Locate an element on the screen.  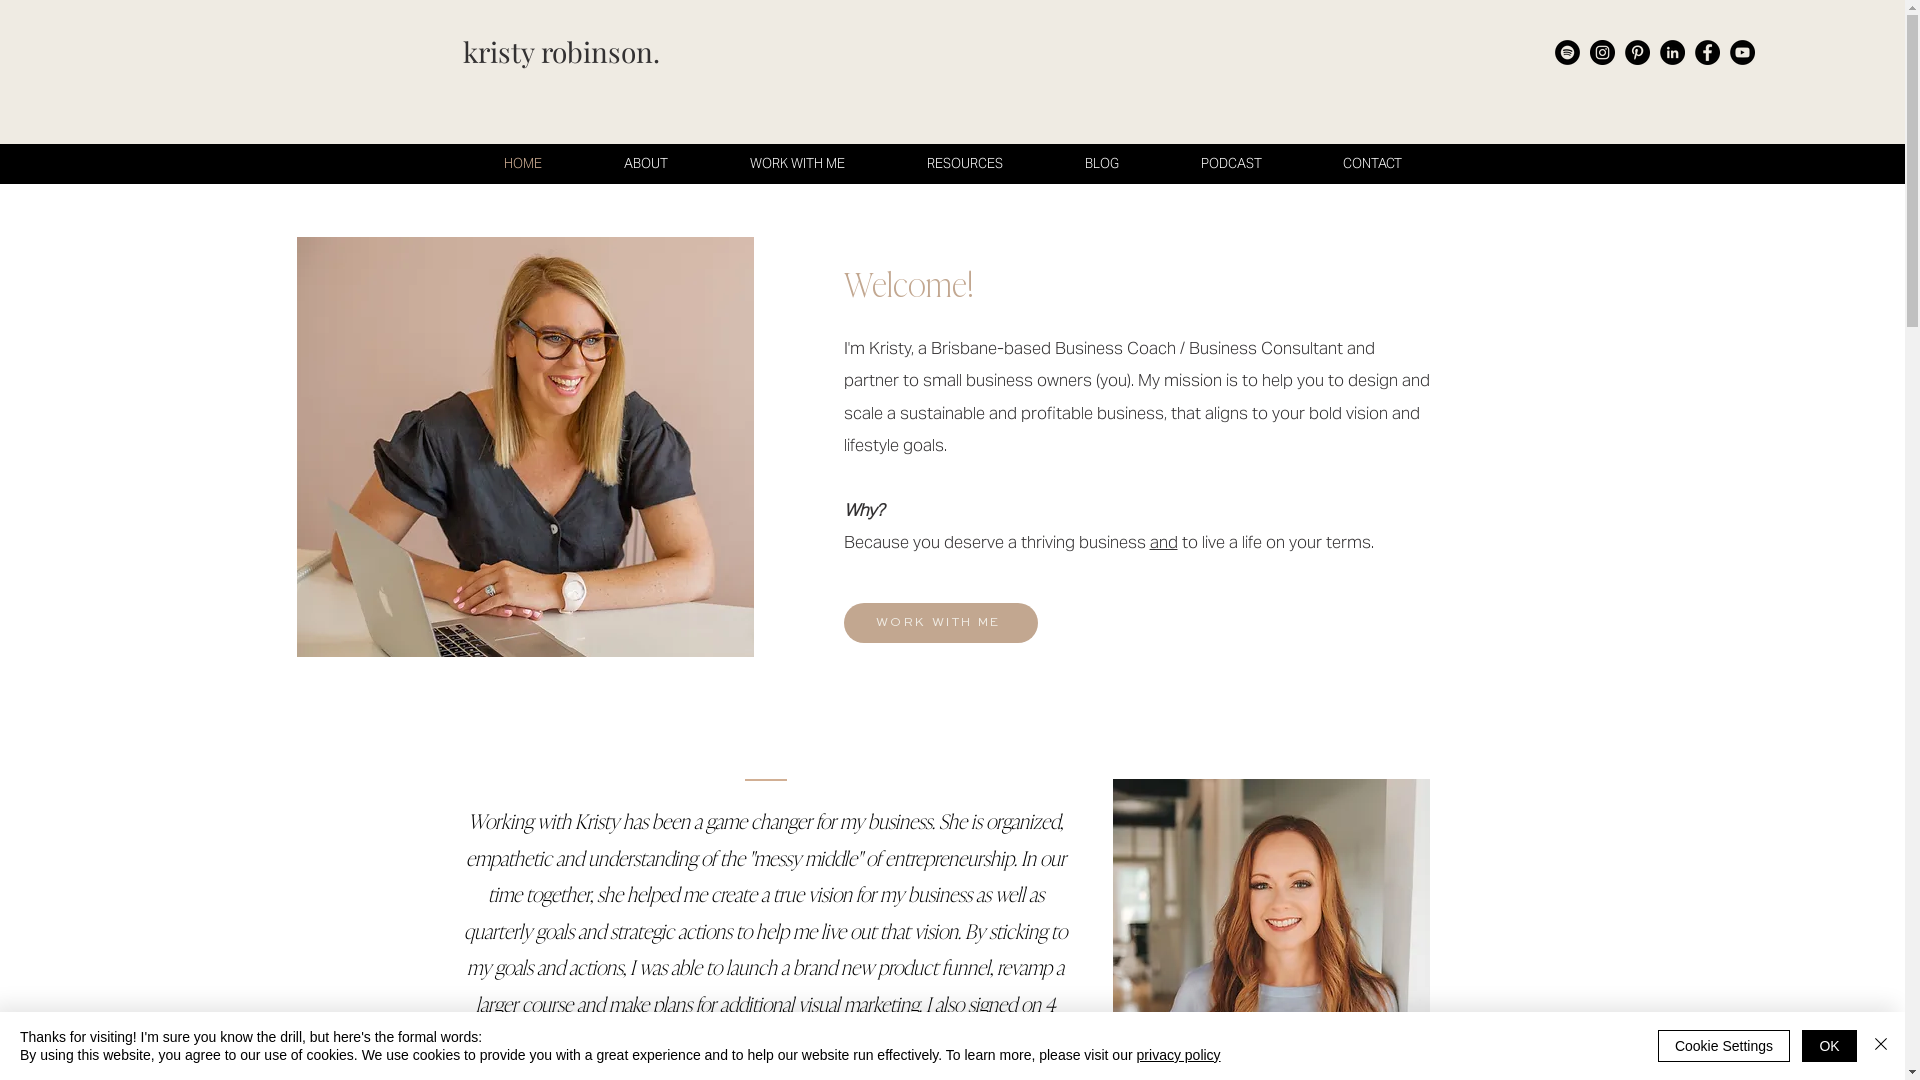
'ABOUT' is located at coordinates (644, 163).